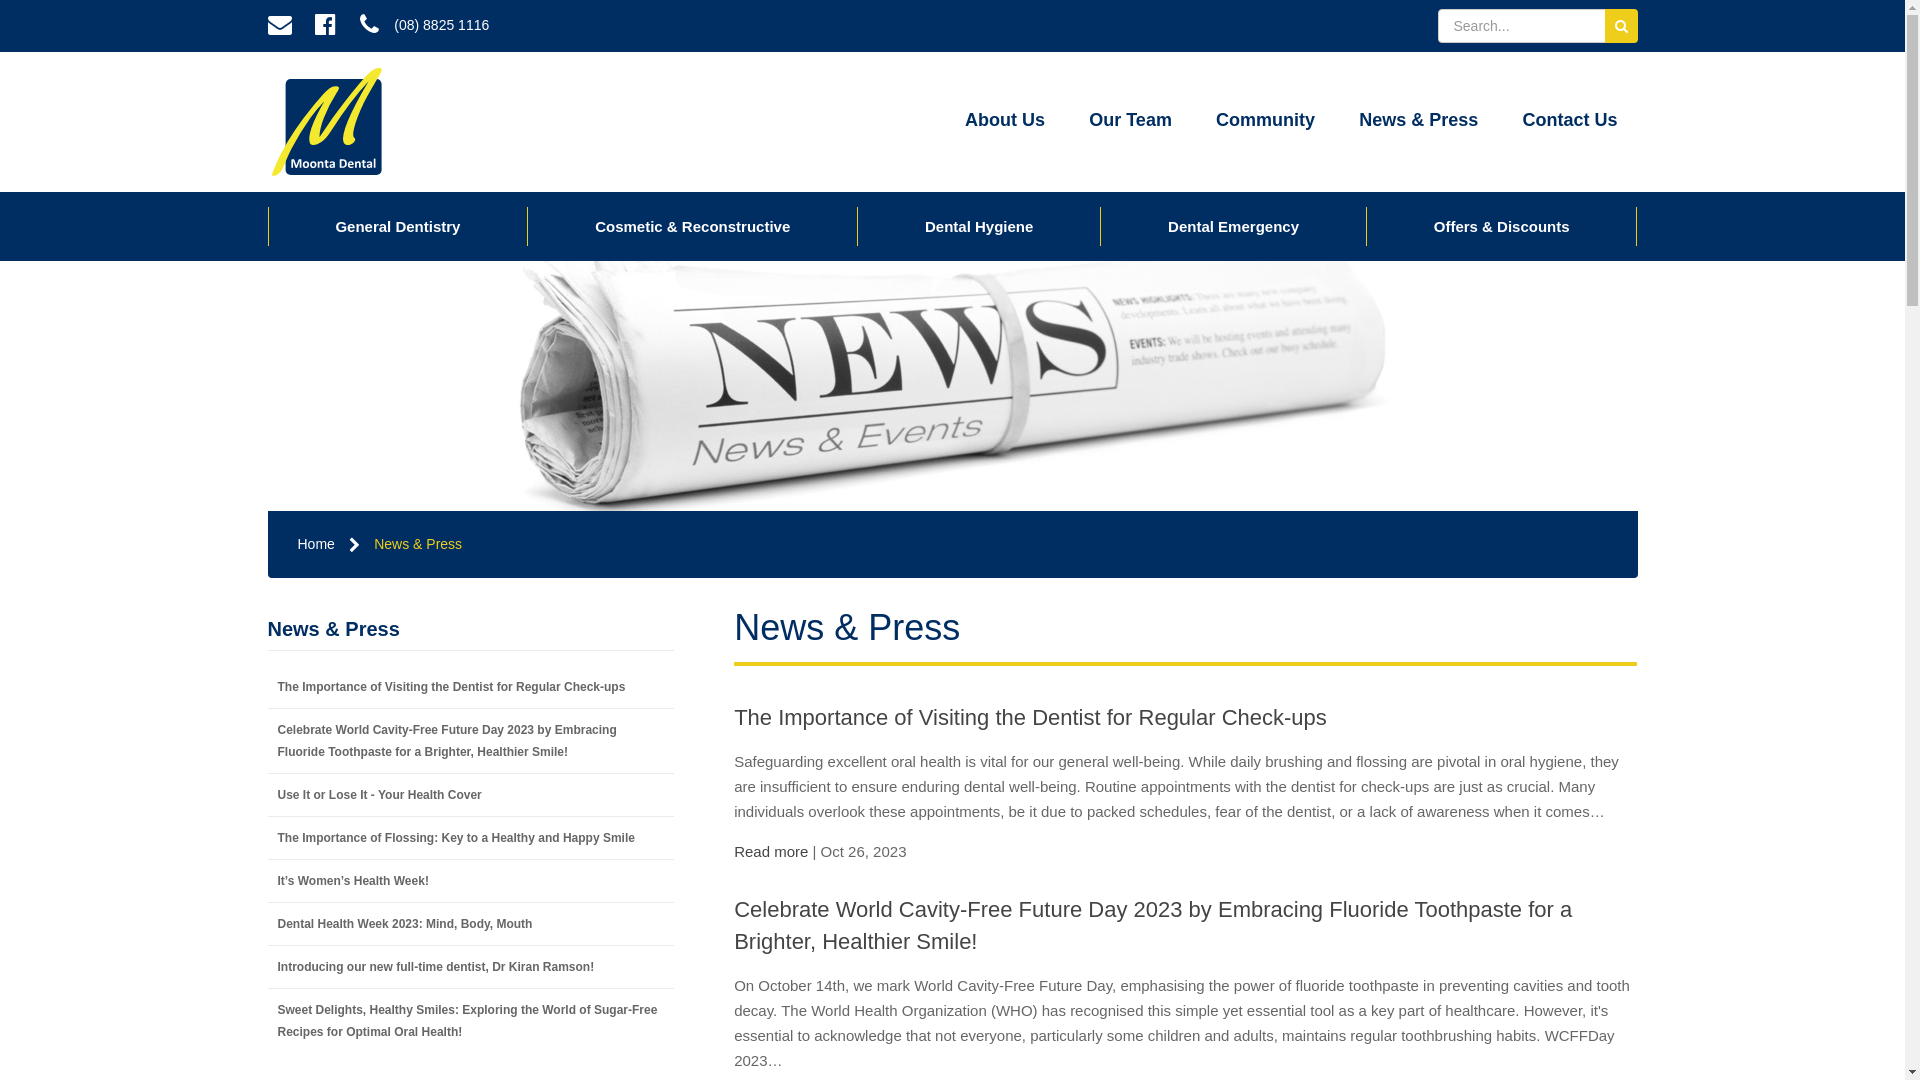 The height and width of the screenshot is (1080, 1920). Describe the element at coordinates (423, 26) in the screenshot. I see `'(08) 8825 1116'` at that location.